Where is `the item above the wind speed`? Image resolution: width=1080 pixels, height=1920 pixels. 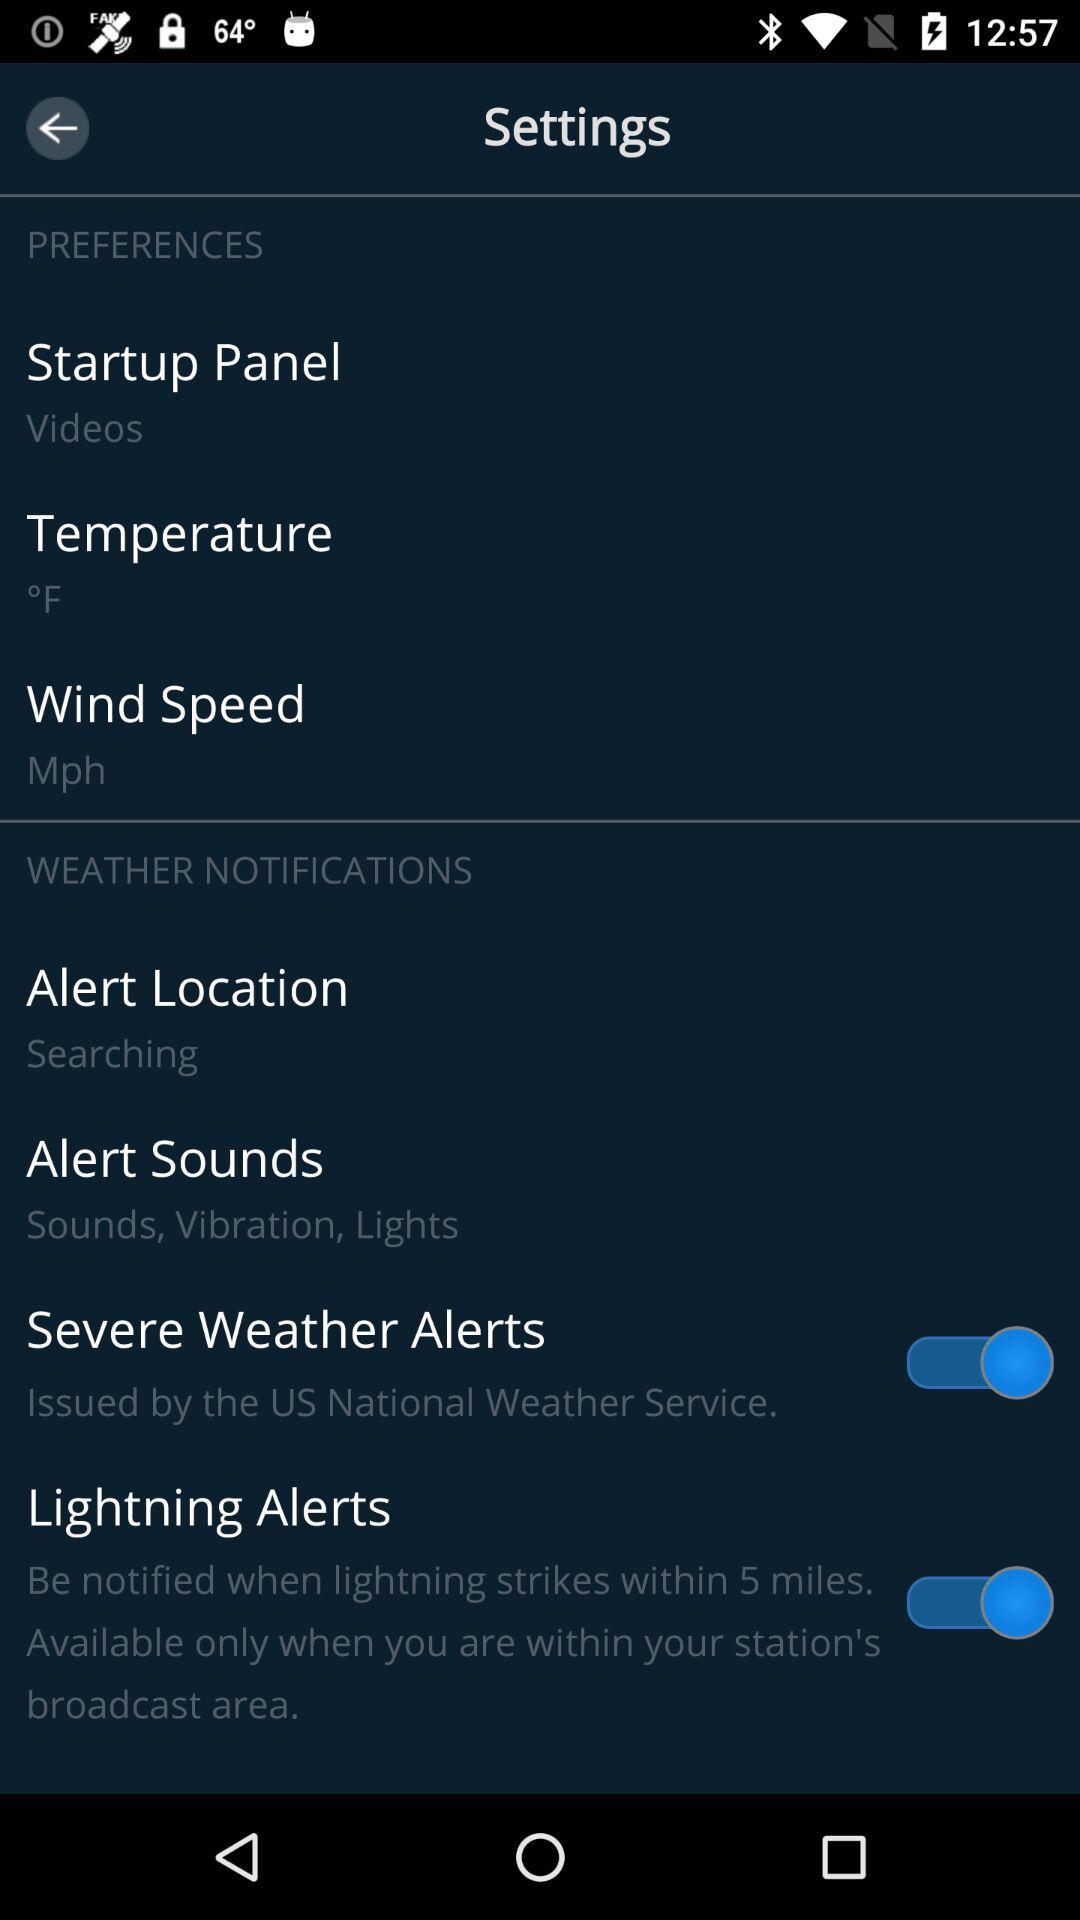
the item above the wind speed is located at coordinates (540, 562).